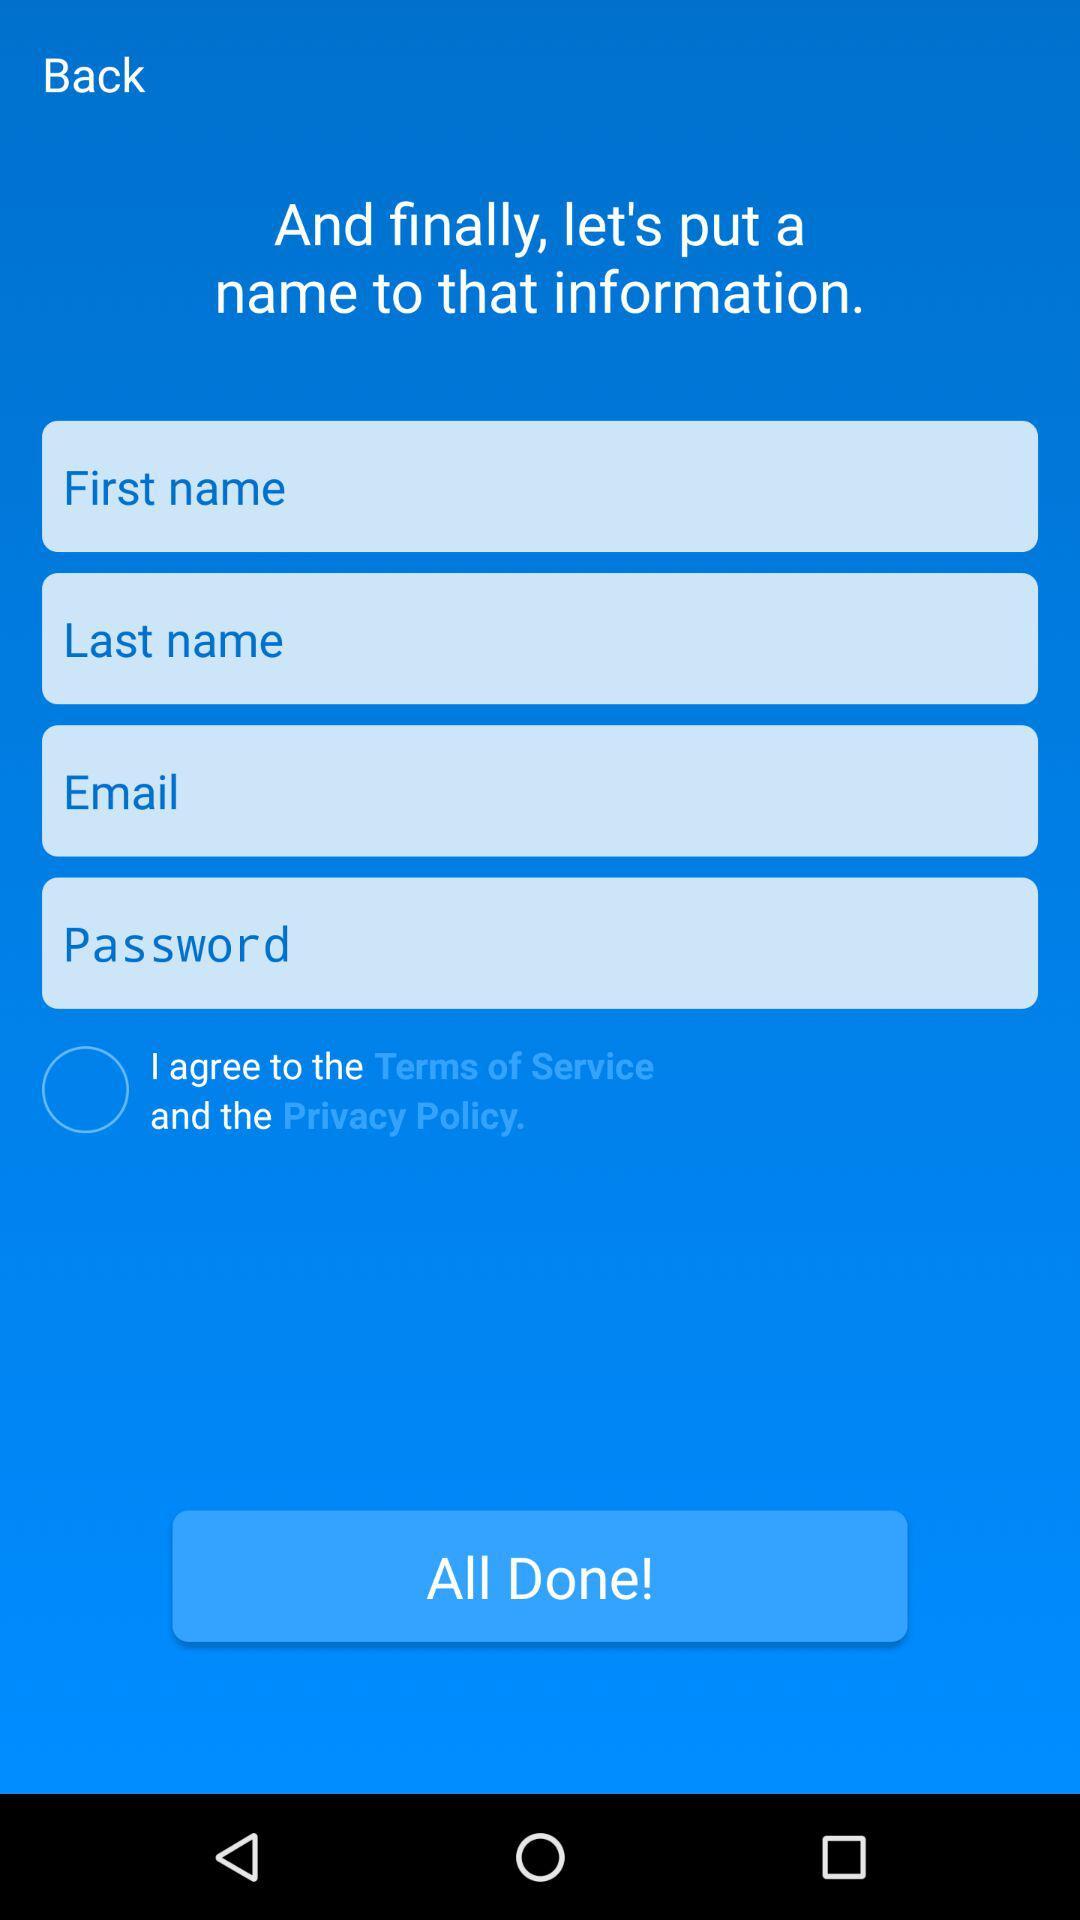 The width and height of the screenshot is (1080, 1920). What do you see at coordinates (84, 1088) in the screenshot?
I see `agree to terms and conditions and privacy policy` at bounding box center [84, 1088].